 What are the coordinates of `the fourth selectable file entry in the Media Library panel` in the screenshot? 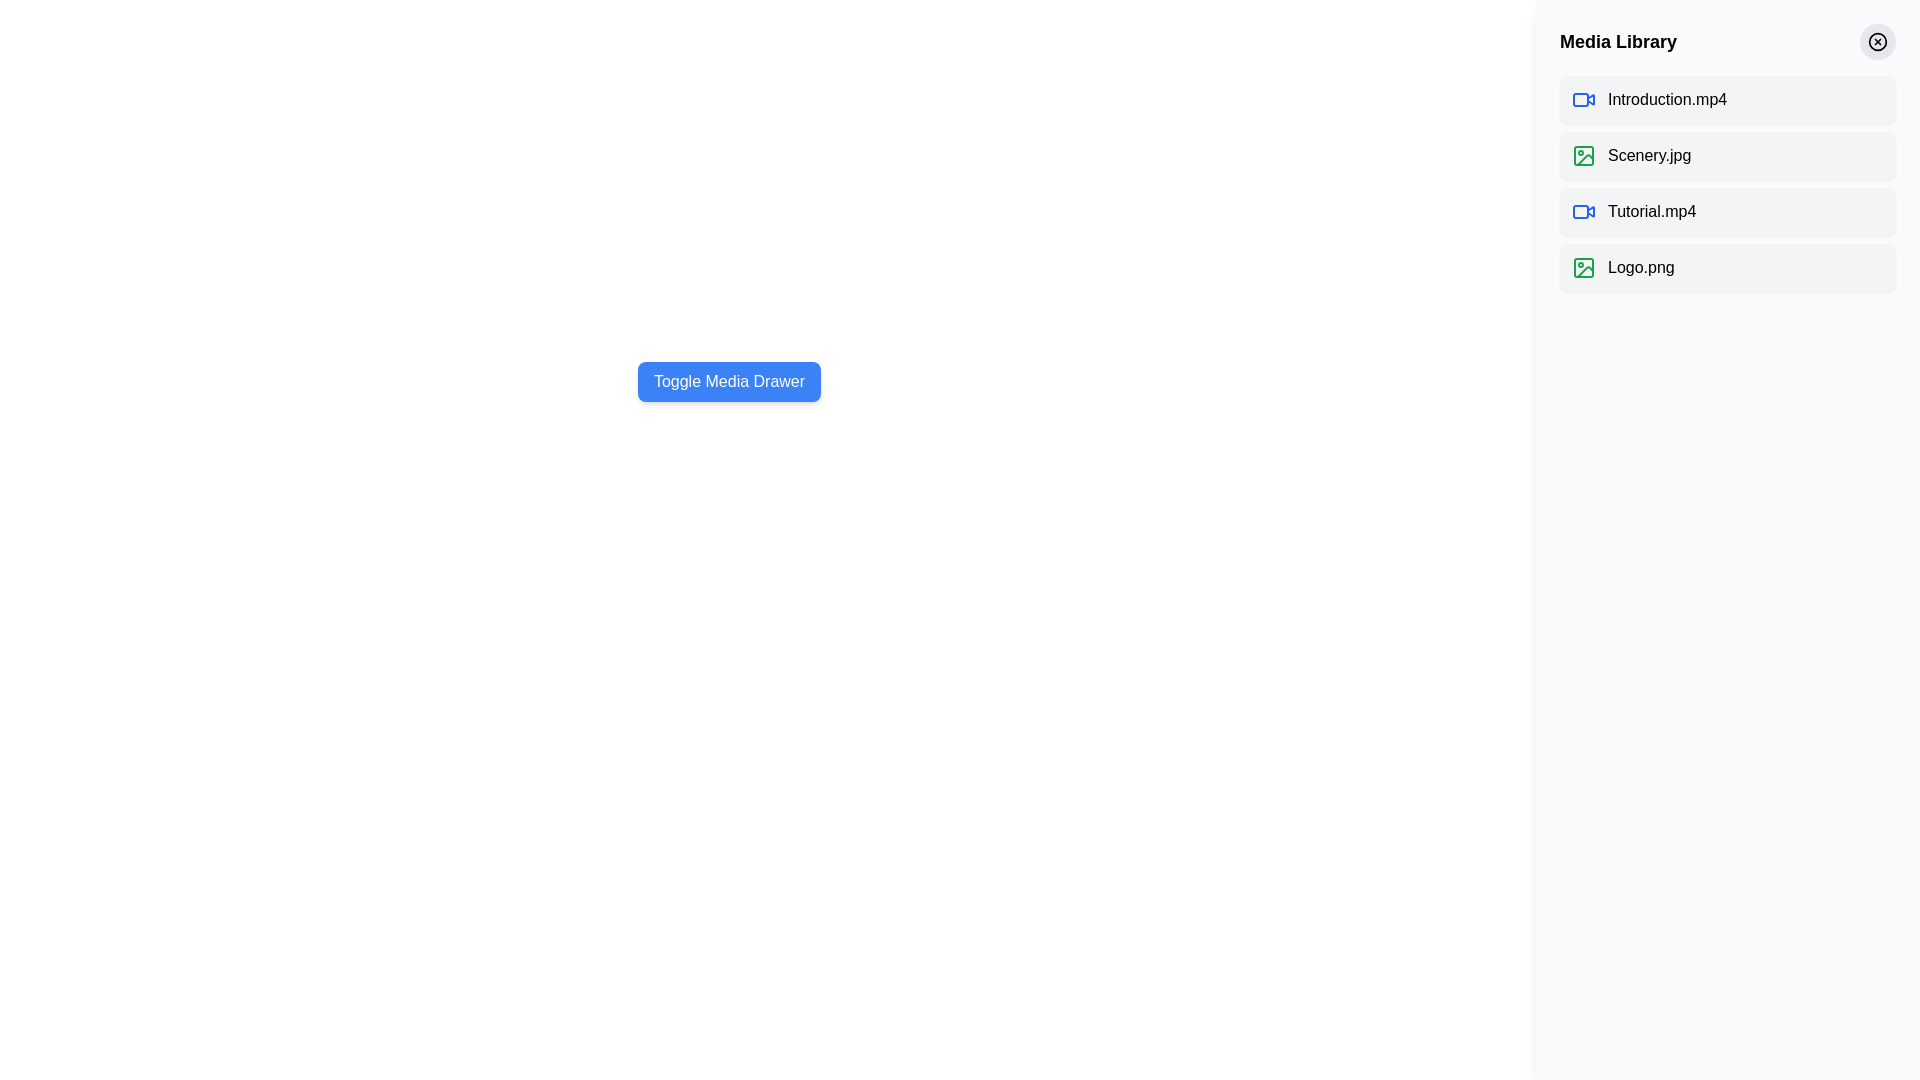 It's located at (1727, 266).